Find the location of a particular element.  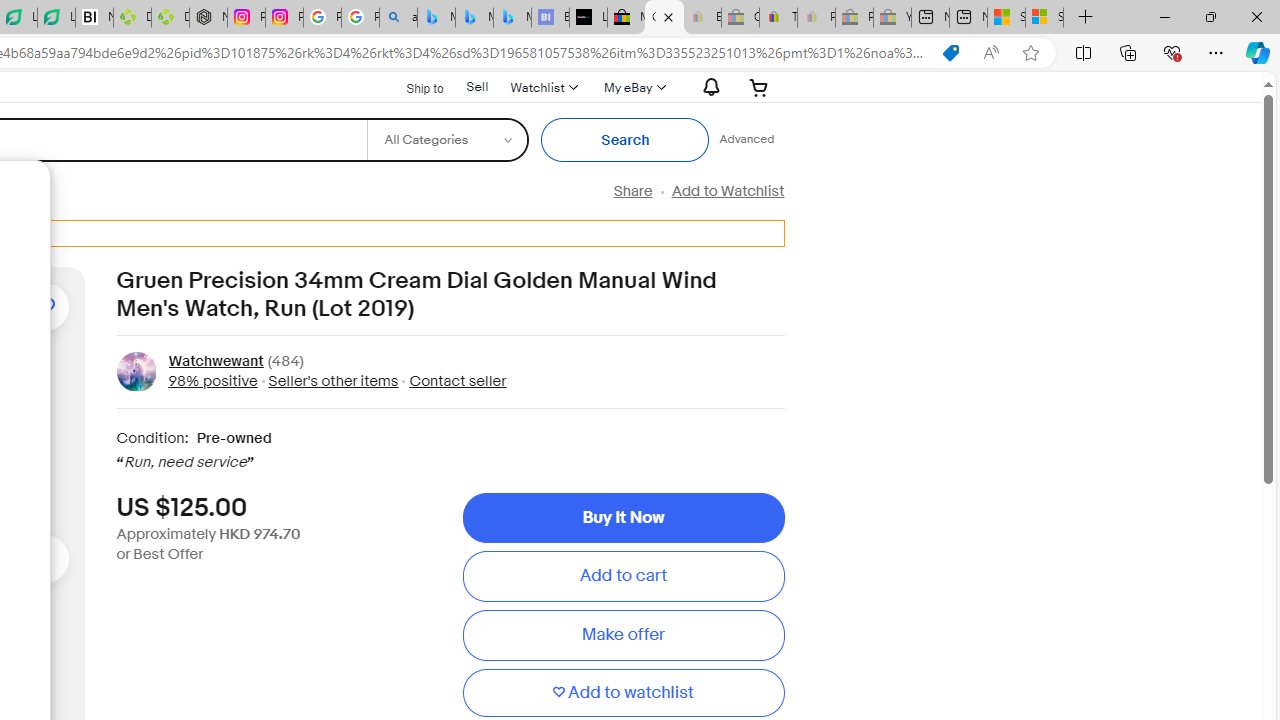

'Nordace - Nordace Edin Collection' is located at coordinates (208, 17).